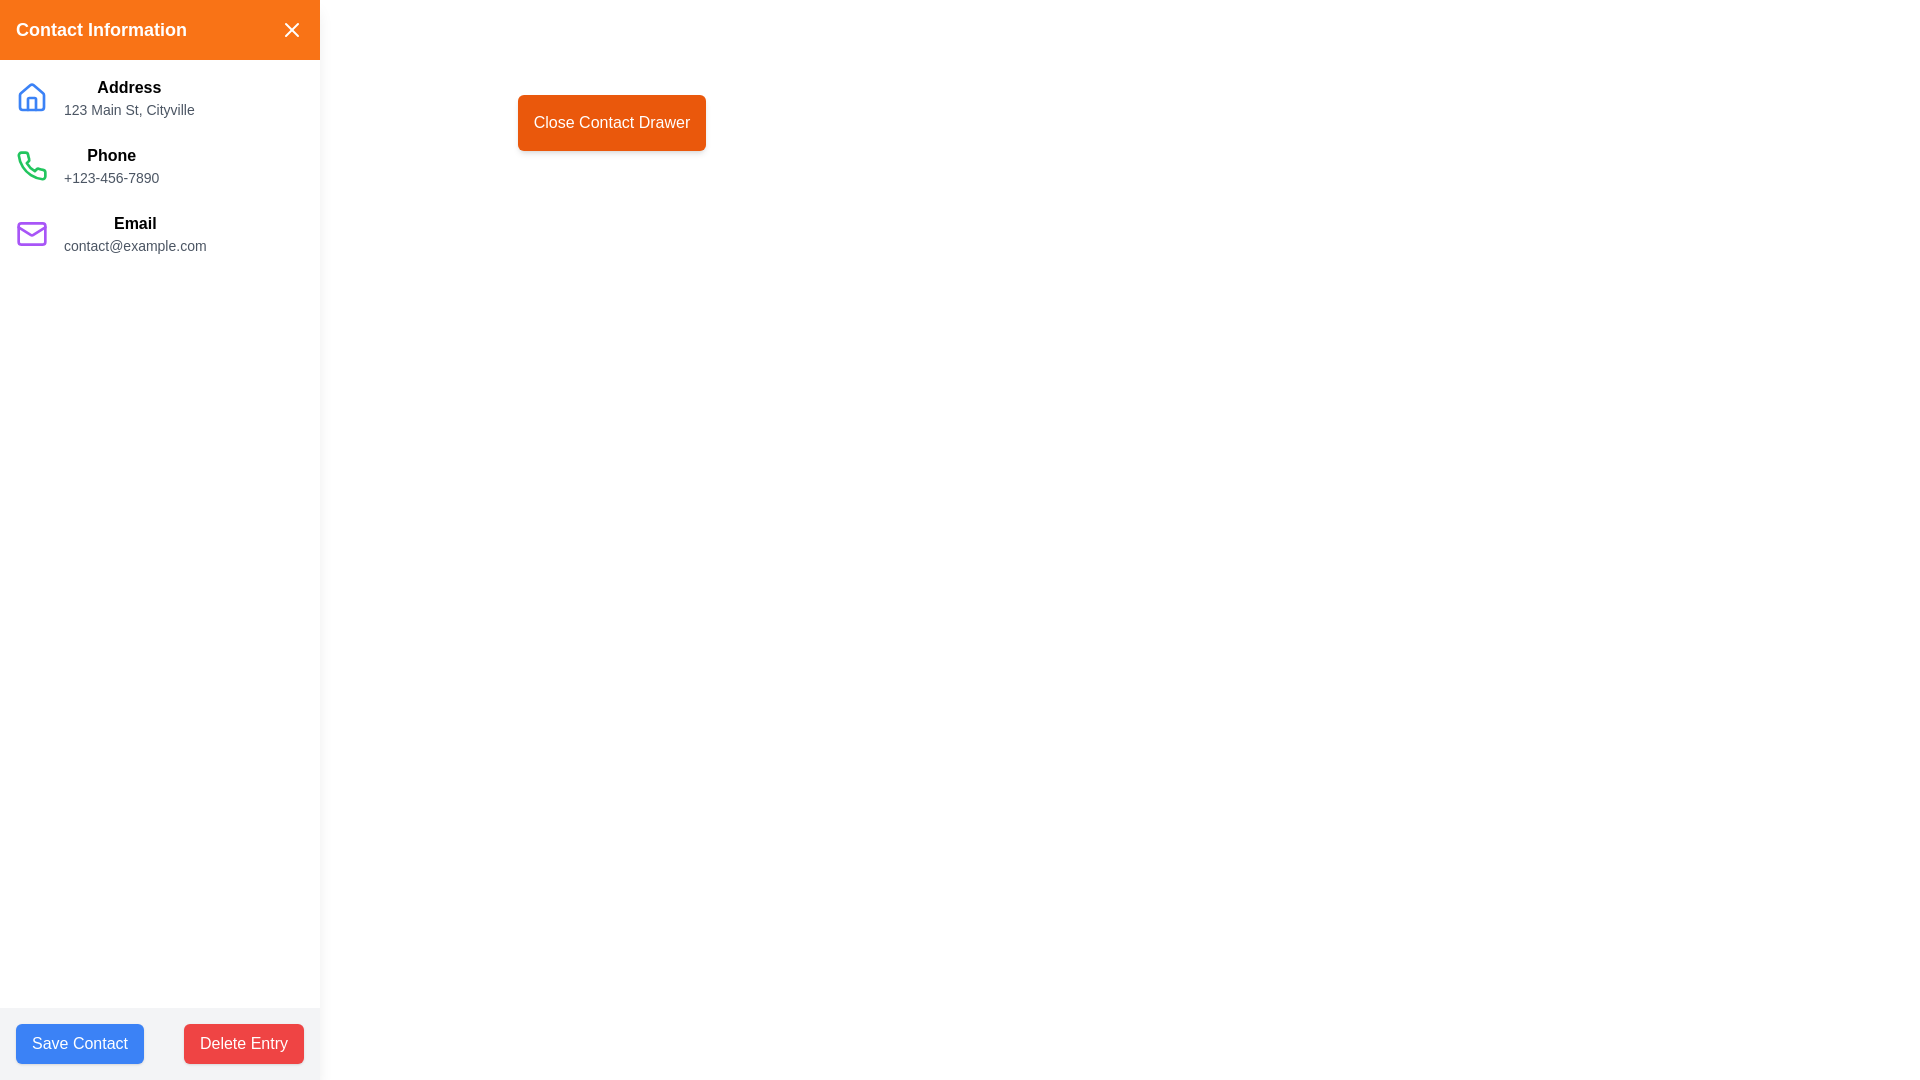 The image size is (1920, 1080). Describe the element at coordinates (32, 233) in the screenshot. I see `the email contact icon located to the left of the text 'Email' and 'contact@example.com' in the third section of the contact information panel` at that location.